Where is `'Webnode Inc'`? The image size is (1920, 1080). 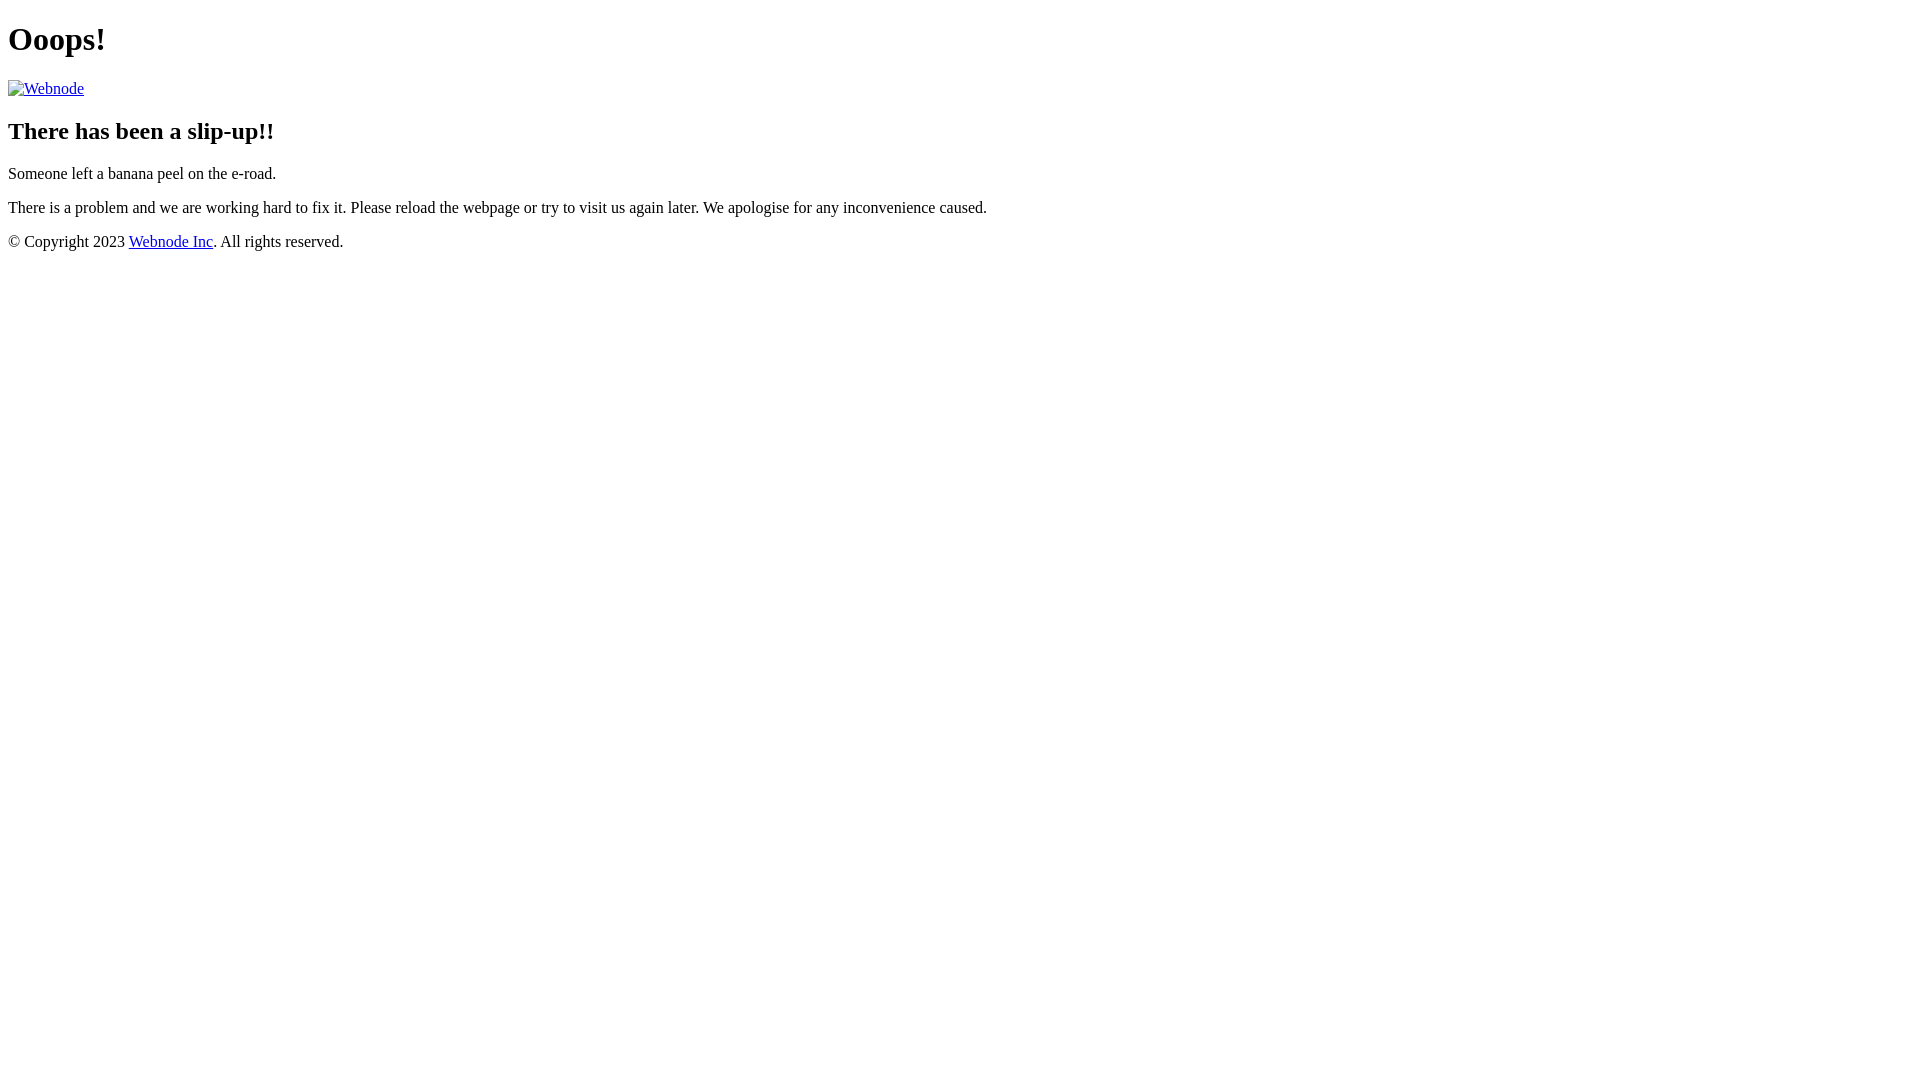
'Webnode Inc' is located at coordinates (128, 240).